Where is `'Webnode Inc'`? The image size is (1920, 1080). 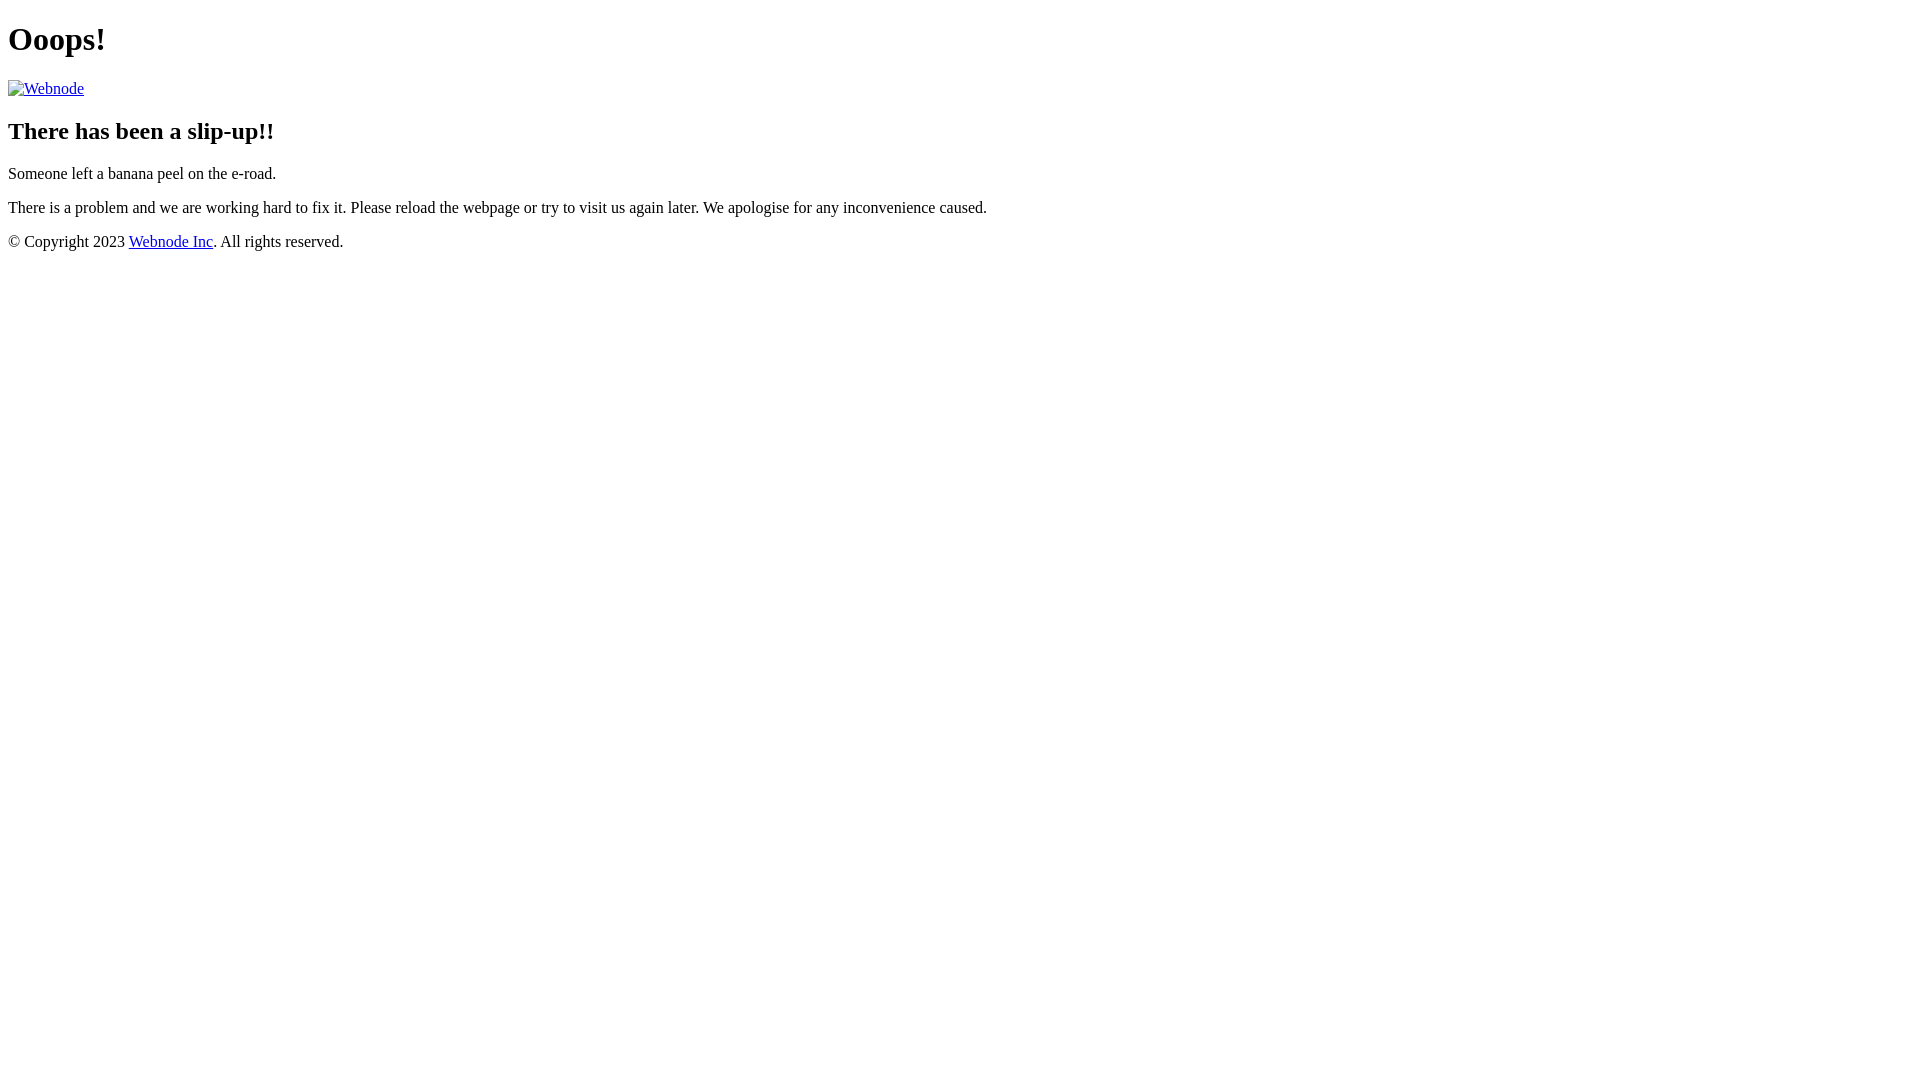
'Webnode Inc' is located at coordinates (128, 240).